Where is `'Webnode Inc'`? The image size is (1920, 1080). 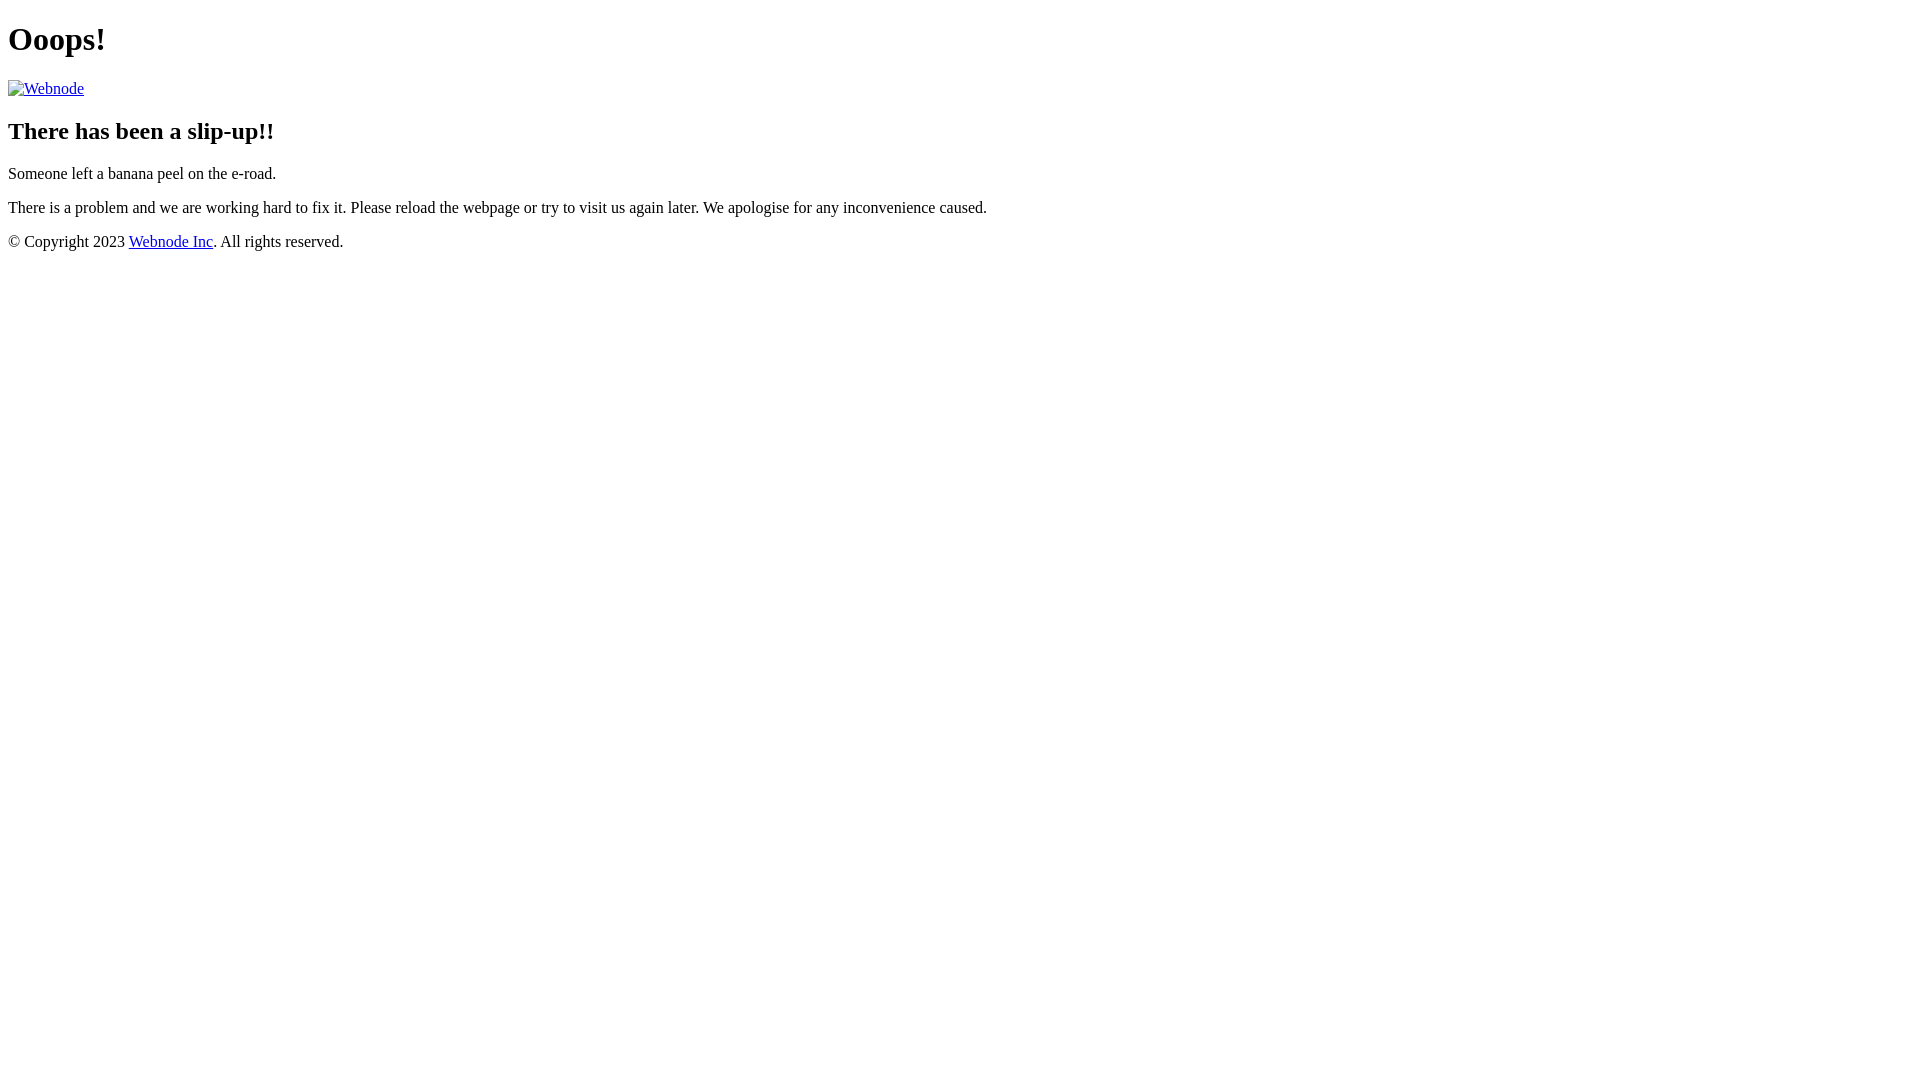
'Webnode Inc' is located at coordinates (128, 240).